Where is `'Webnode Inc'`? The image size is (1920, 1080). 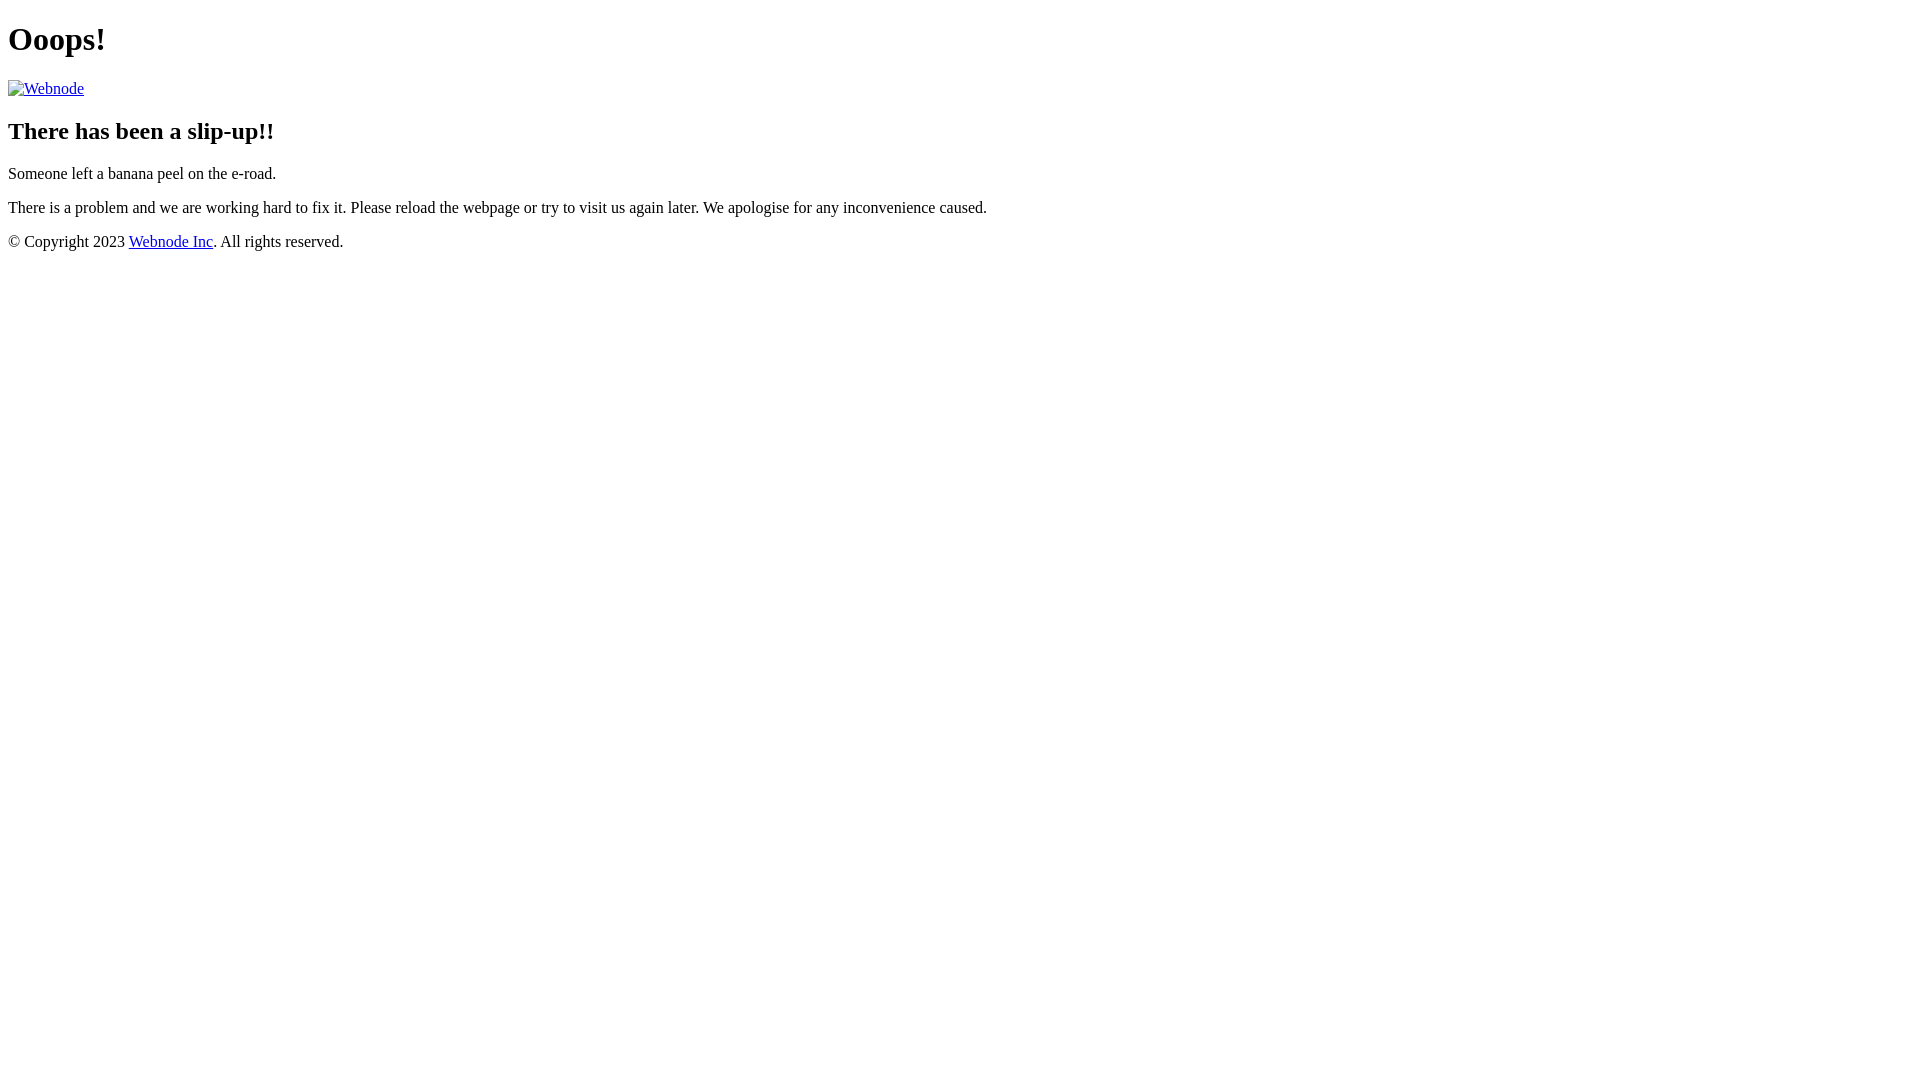
'Webnode Inc' is located at coordinates (128, 240).